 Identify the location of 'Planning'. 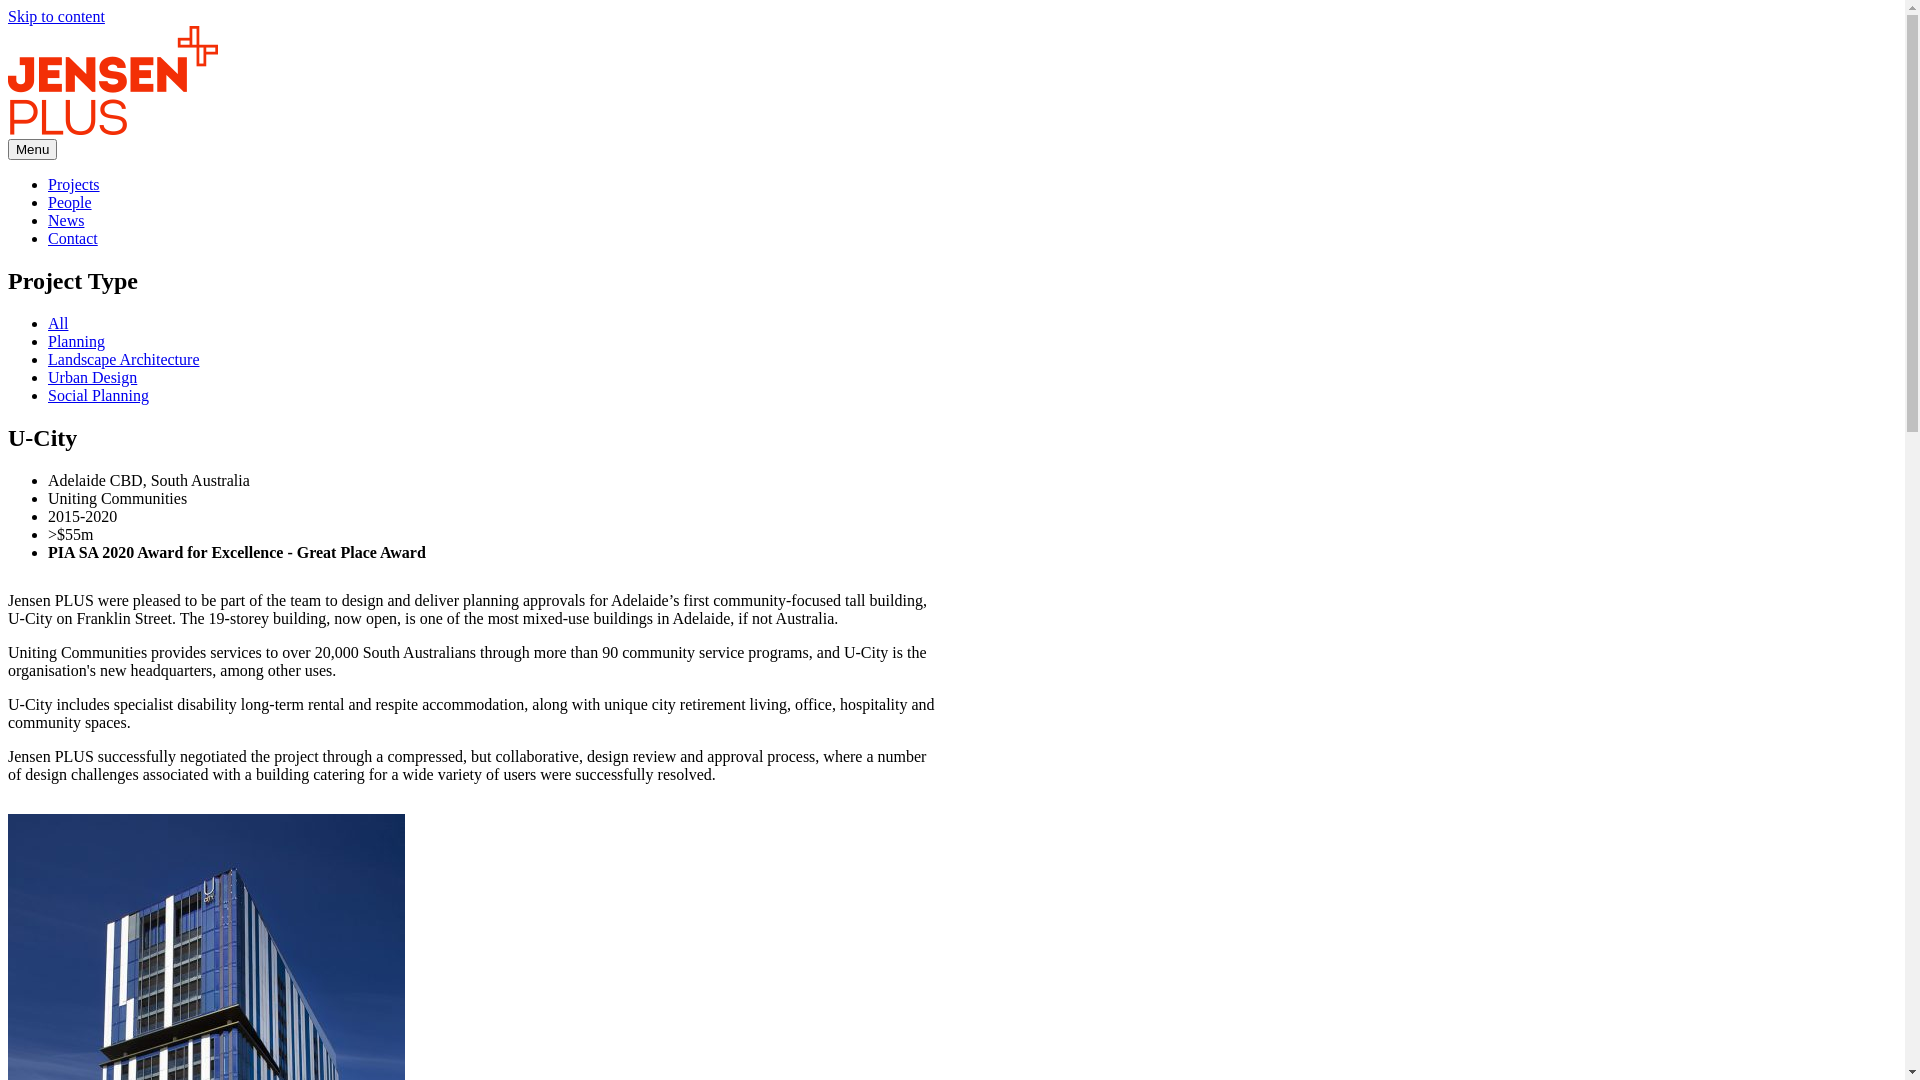
(76, 340).